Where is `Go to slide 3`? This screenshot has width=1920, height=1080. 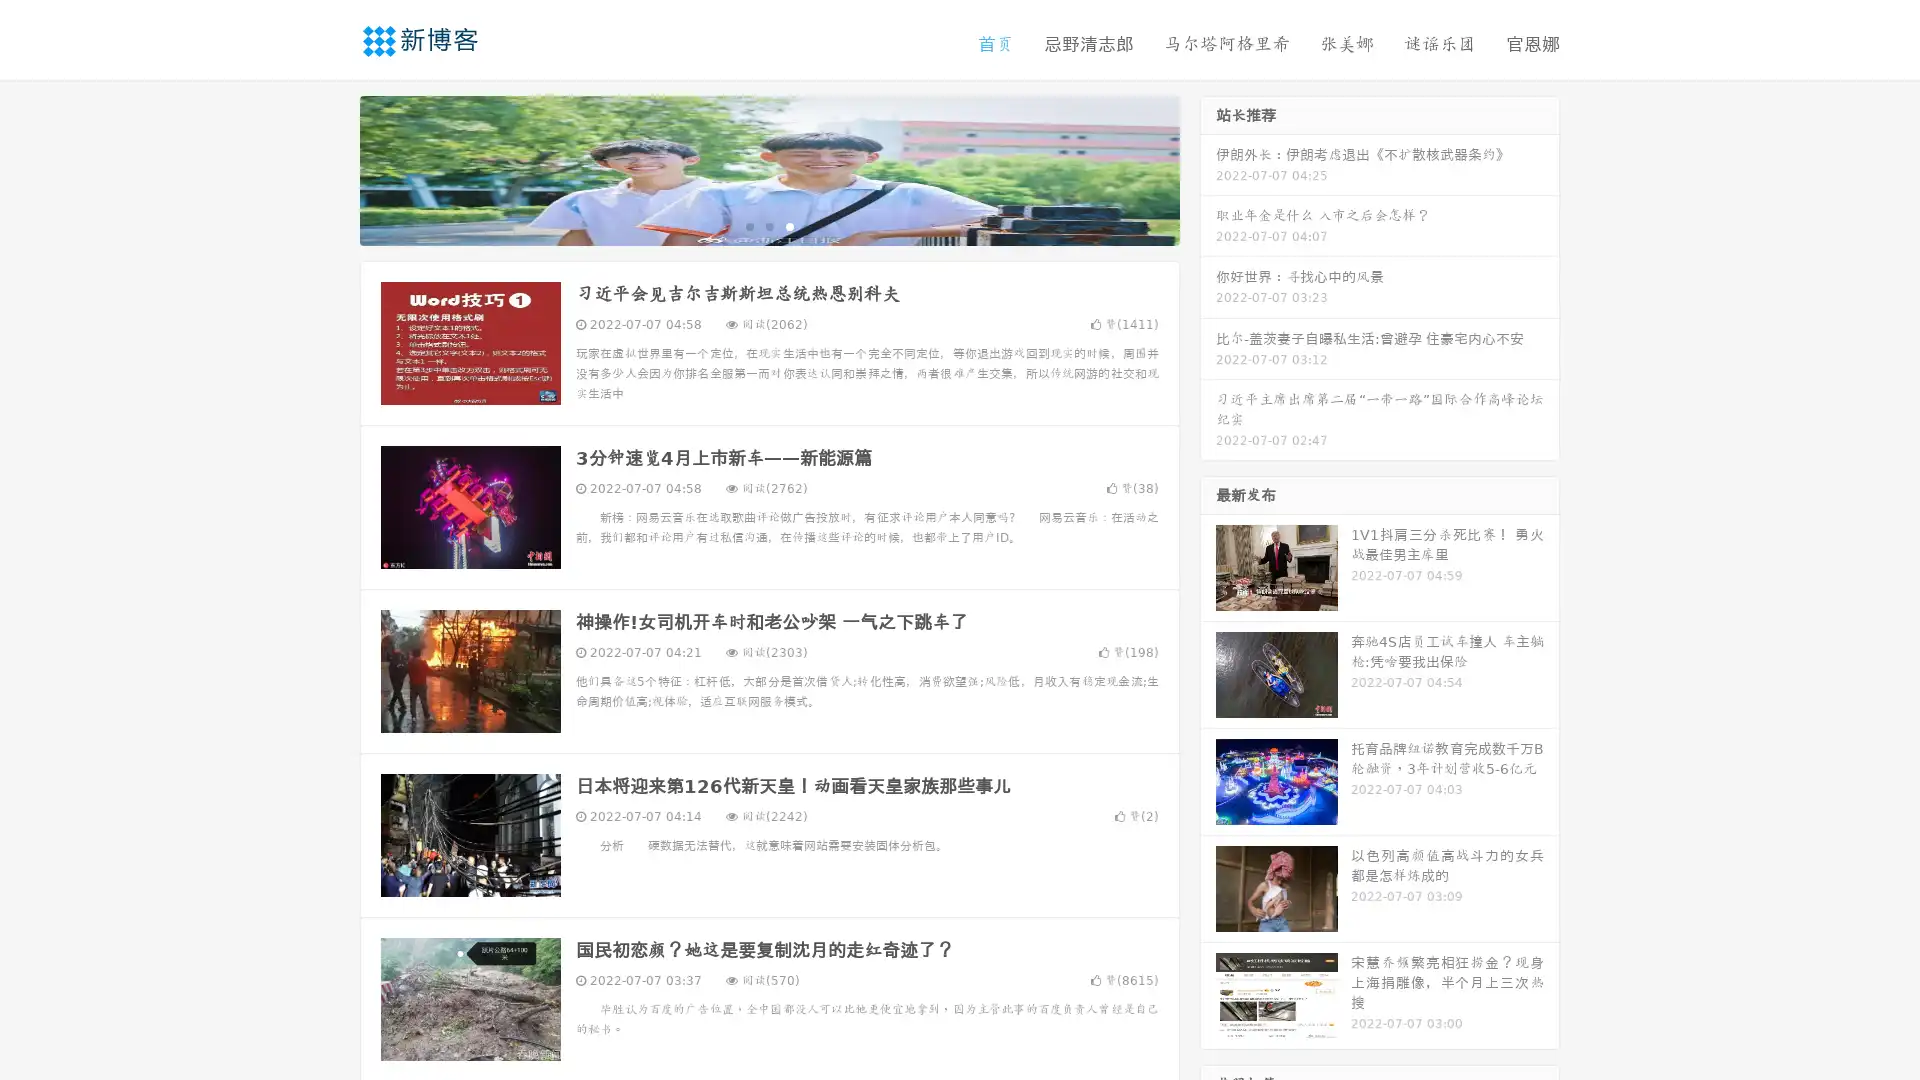 Go to slide 3 is located at coordinates (789, 225).